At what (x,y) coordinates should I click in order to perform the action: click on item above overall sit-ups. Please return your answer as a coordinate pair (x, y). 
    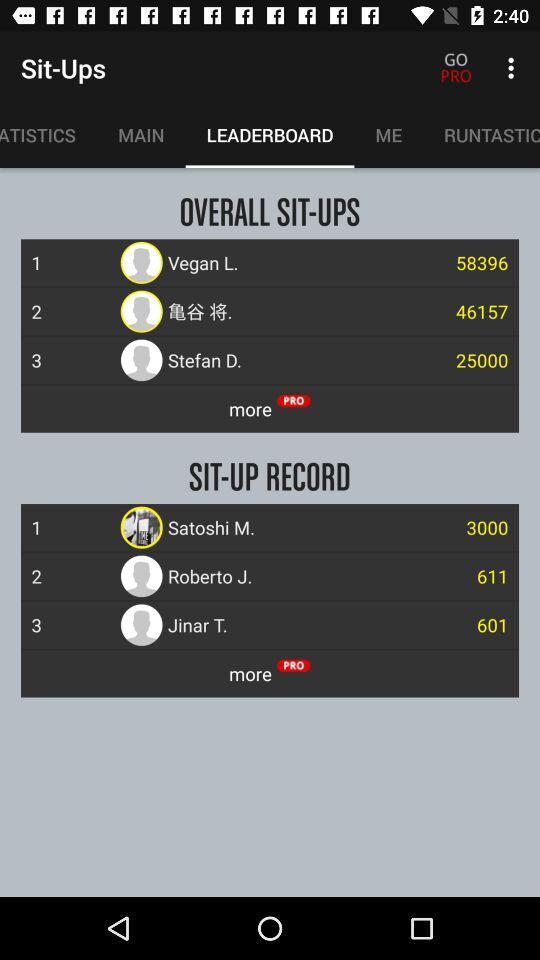
    Looking at the image, I should click on (388, 134).